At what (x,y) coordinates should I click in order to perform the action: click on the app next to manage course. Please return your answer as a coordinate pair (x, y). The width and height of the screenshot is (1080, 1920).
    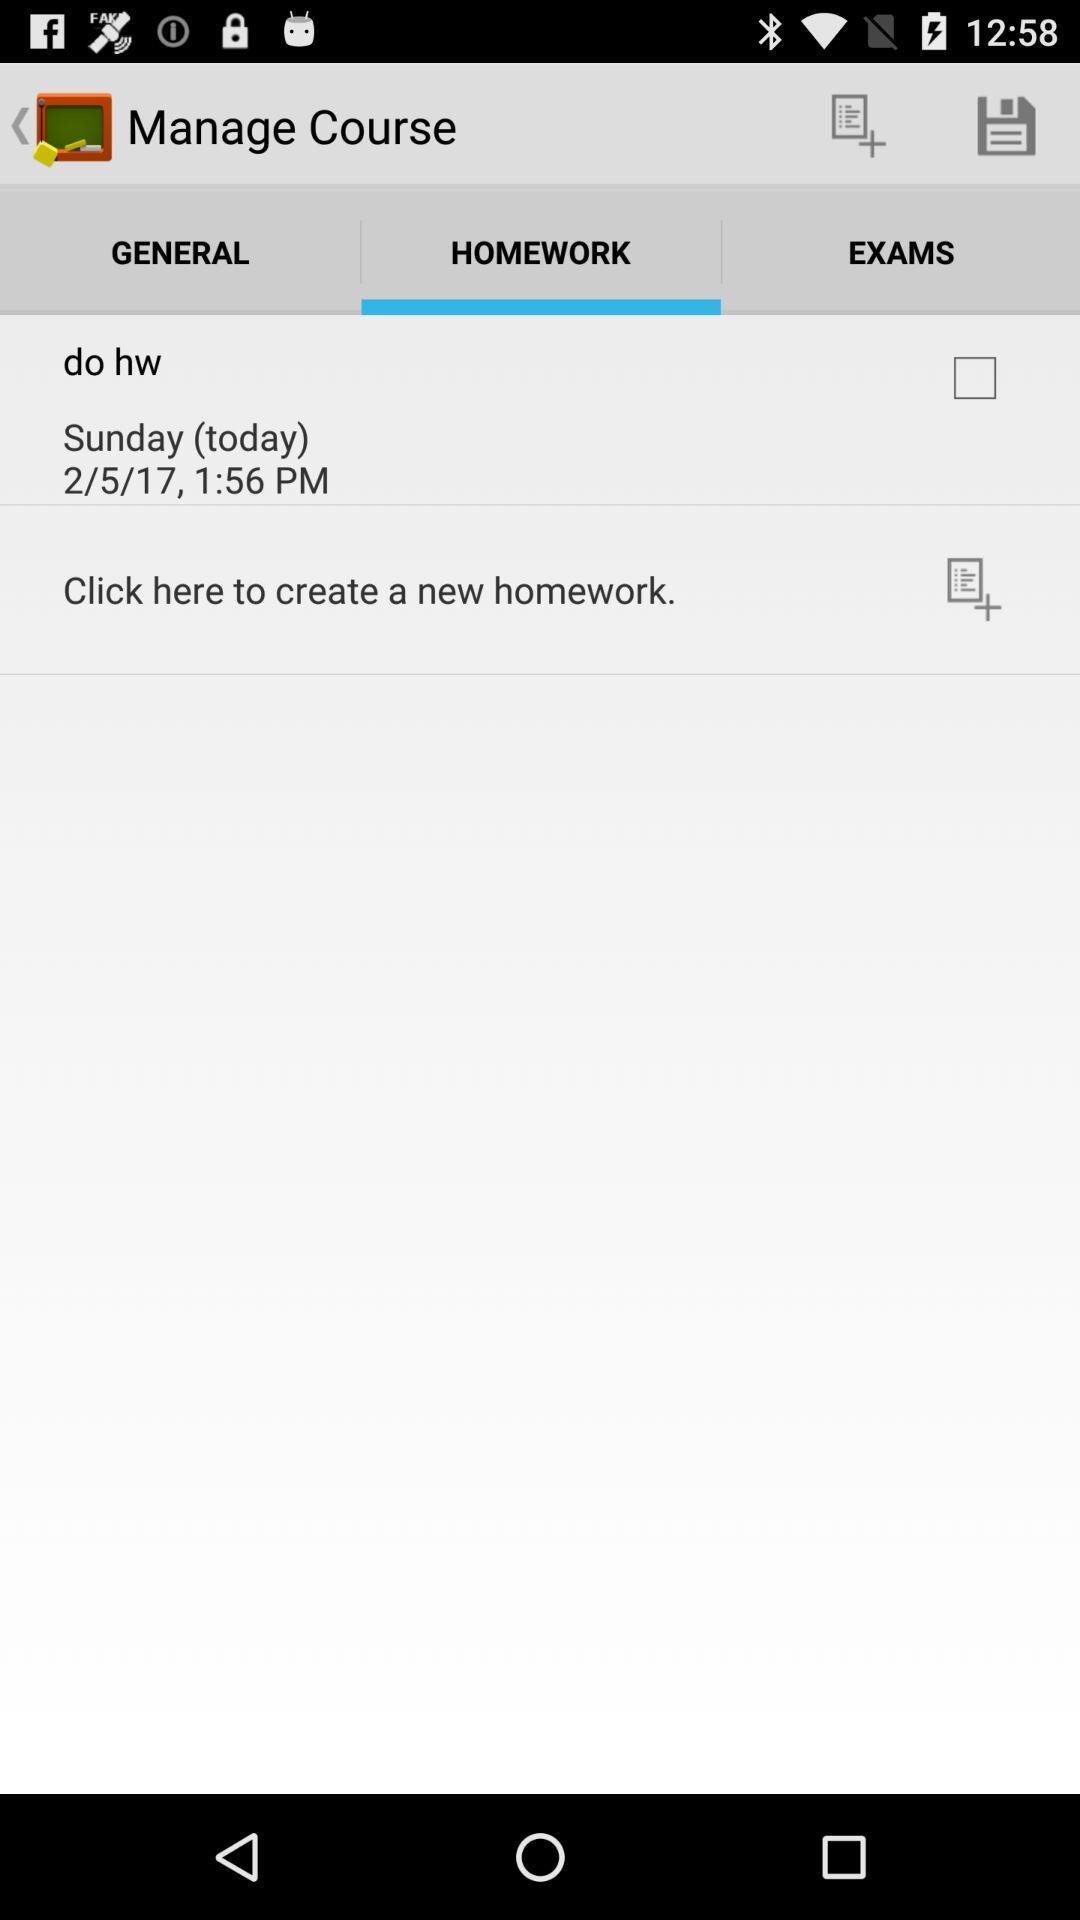
    Looking at the image, I should click on (858, 124).